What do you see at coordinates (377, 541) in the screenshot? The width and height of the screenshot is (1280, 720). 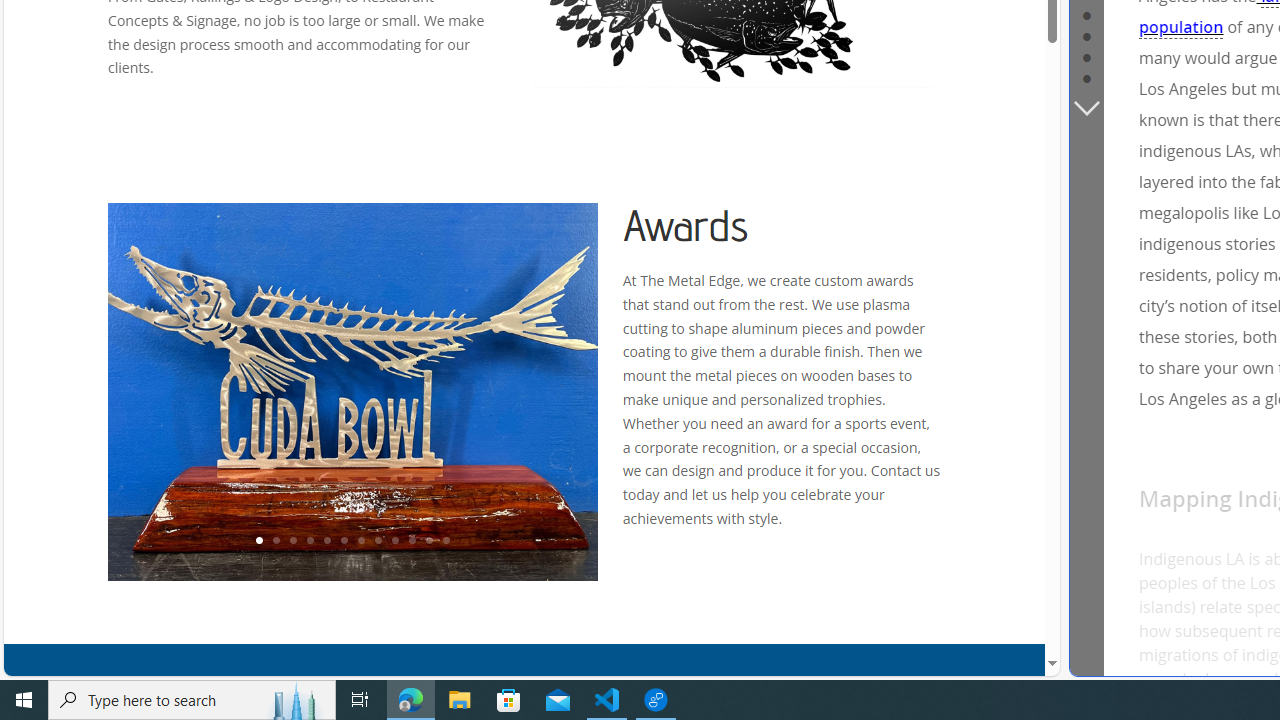 I see `'8'` at bounding box center [377, 541].